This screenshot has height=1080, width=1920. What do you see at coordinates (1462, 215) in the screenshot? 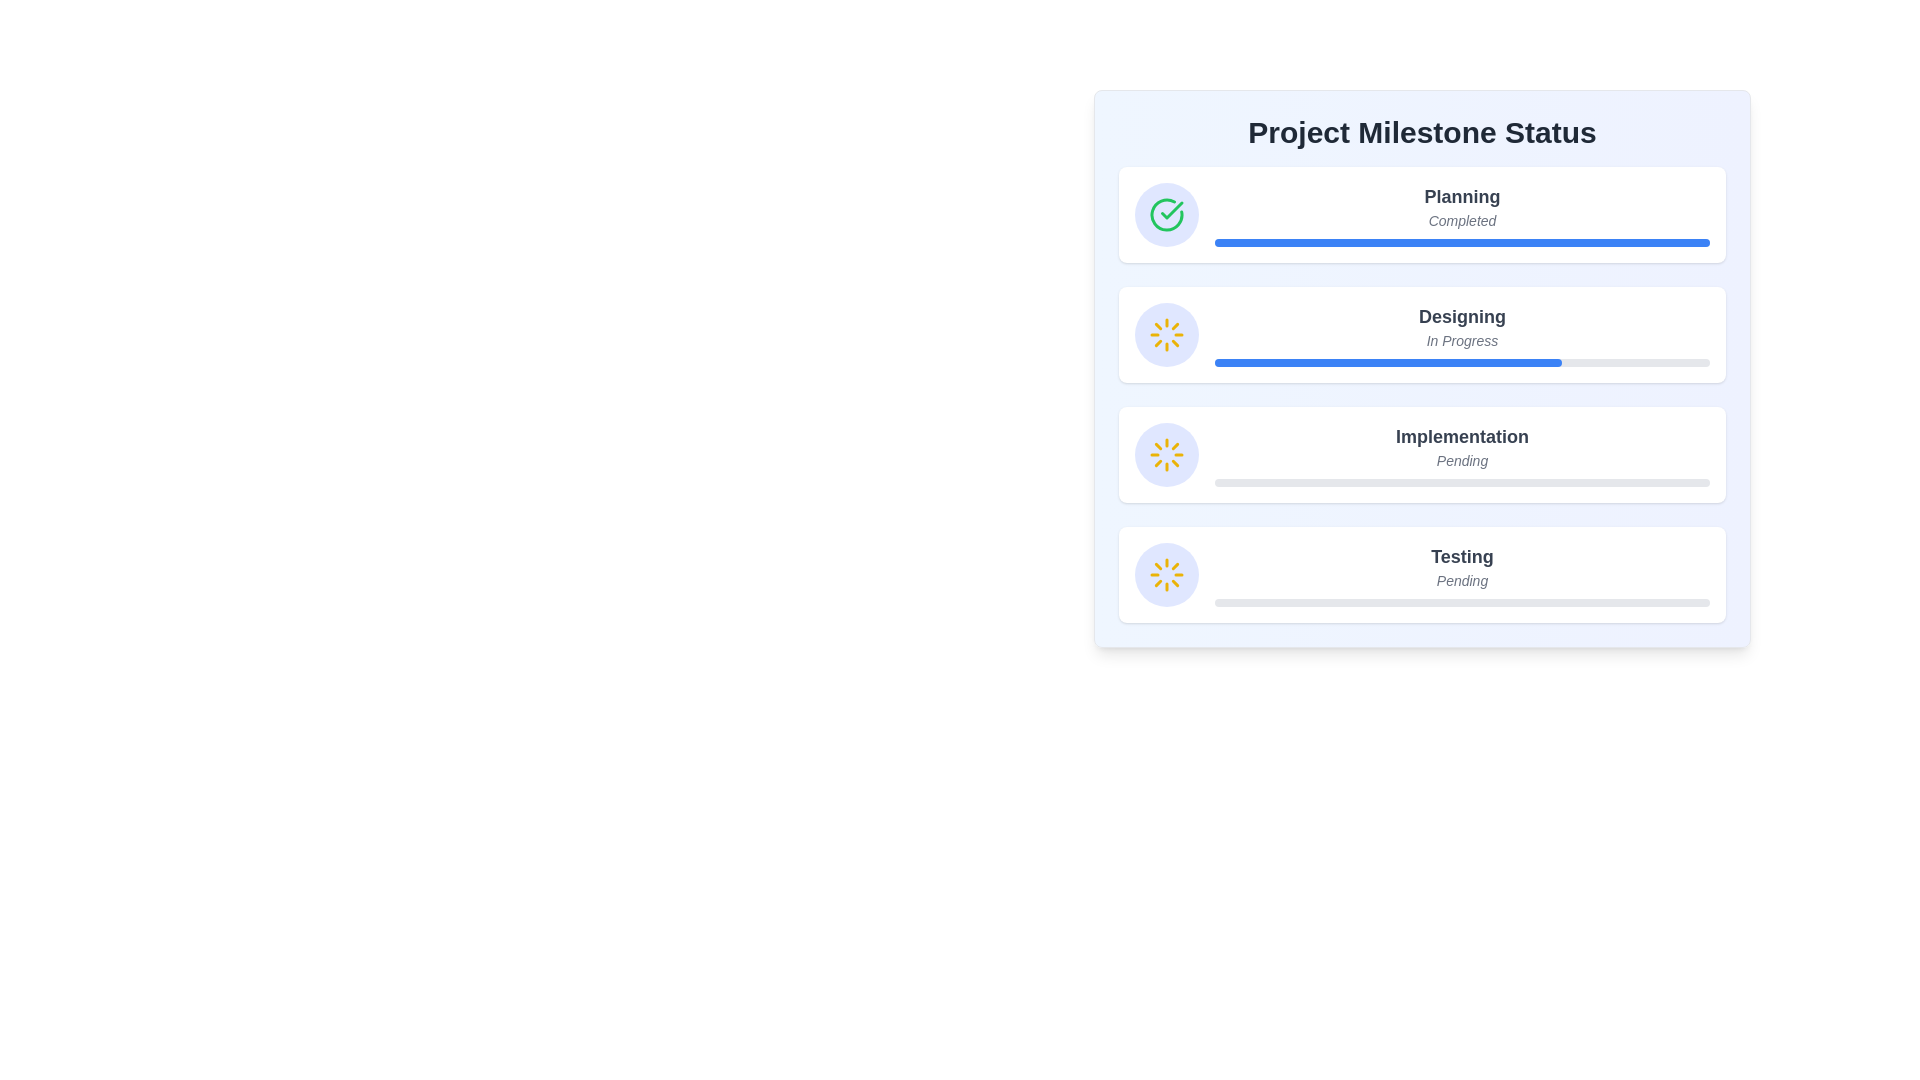
I see `the Labeled milestone indicator with the title 'Planning' and subtitle 'Completed', which is the first item in the 'Project Milestone Status' section` at bounding box center [1462, 215].